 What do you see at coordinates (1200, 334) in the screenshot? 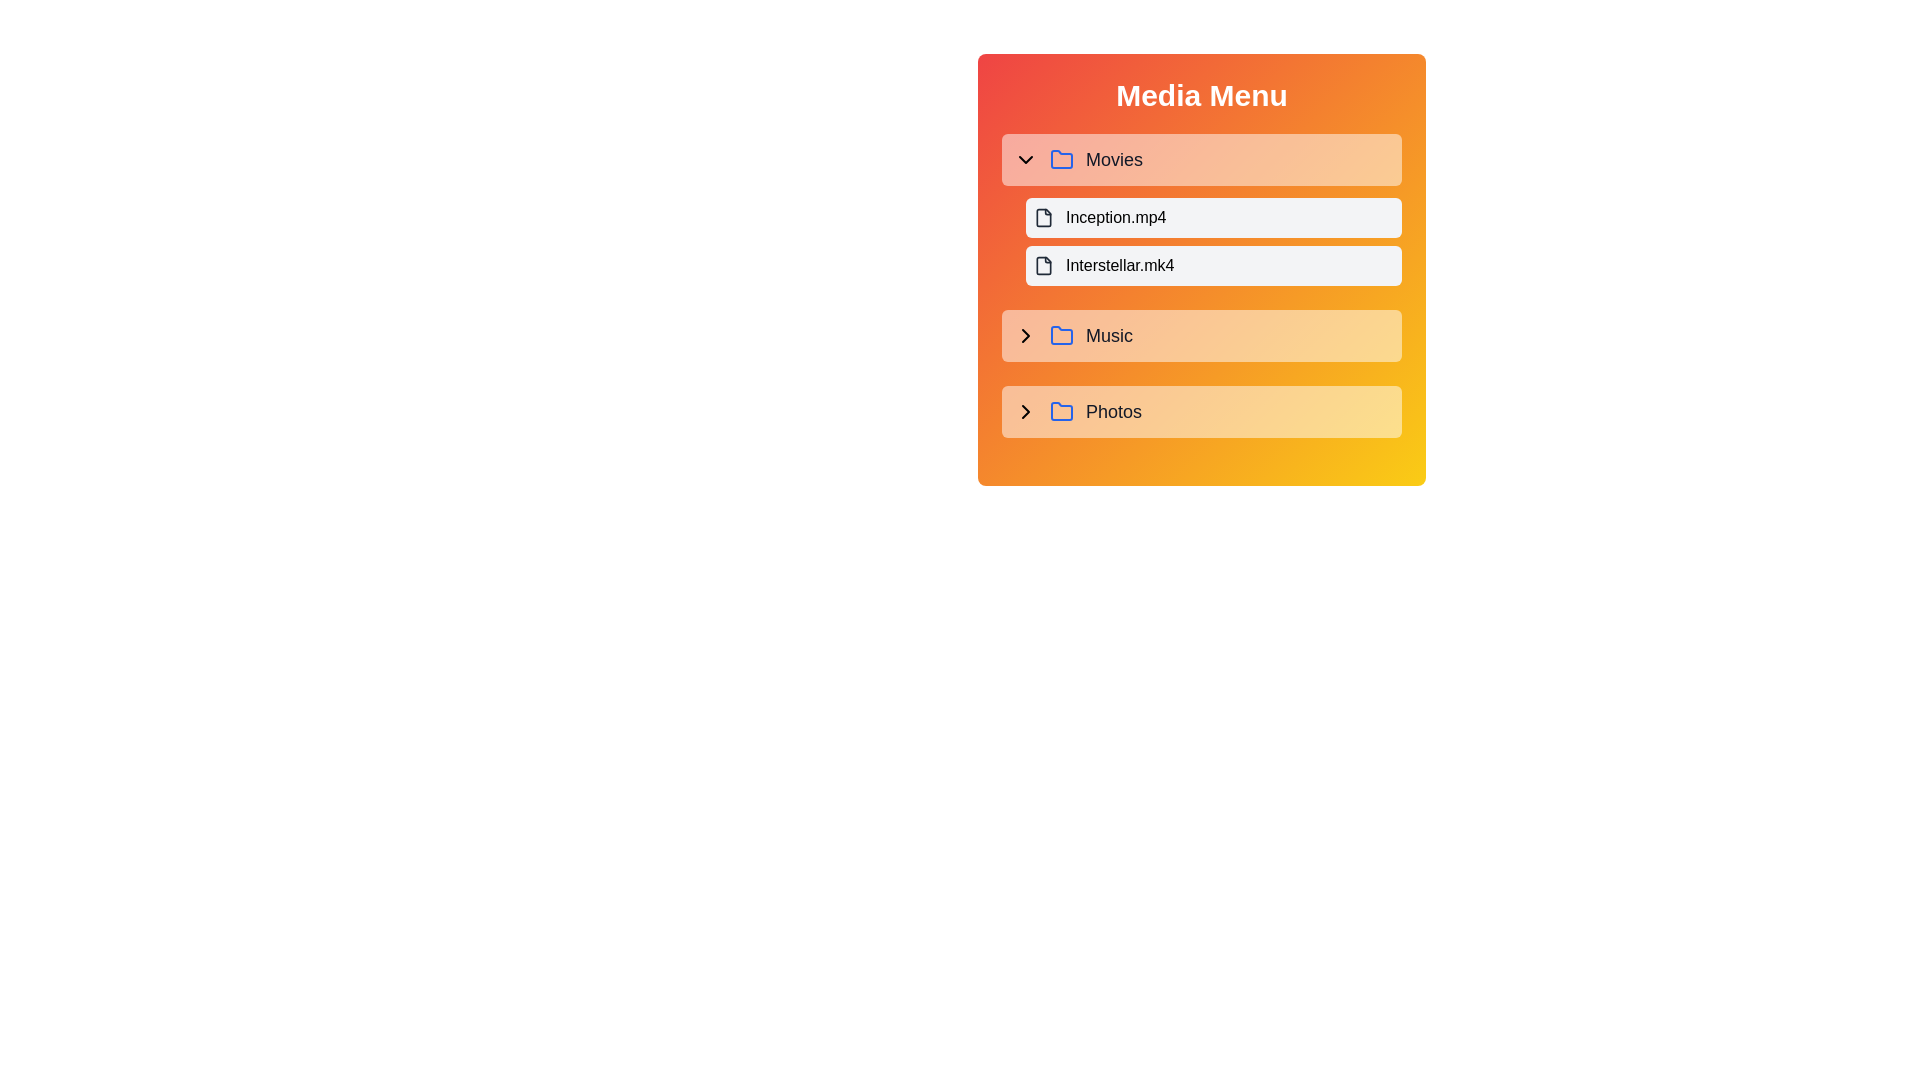
I see `the interactive menu list item labeled 'Music'` at bounding box center [1200, 334].